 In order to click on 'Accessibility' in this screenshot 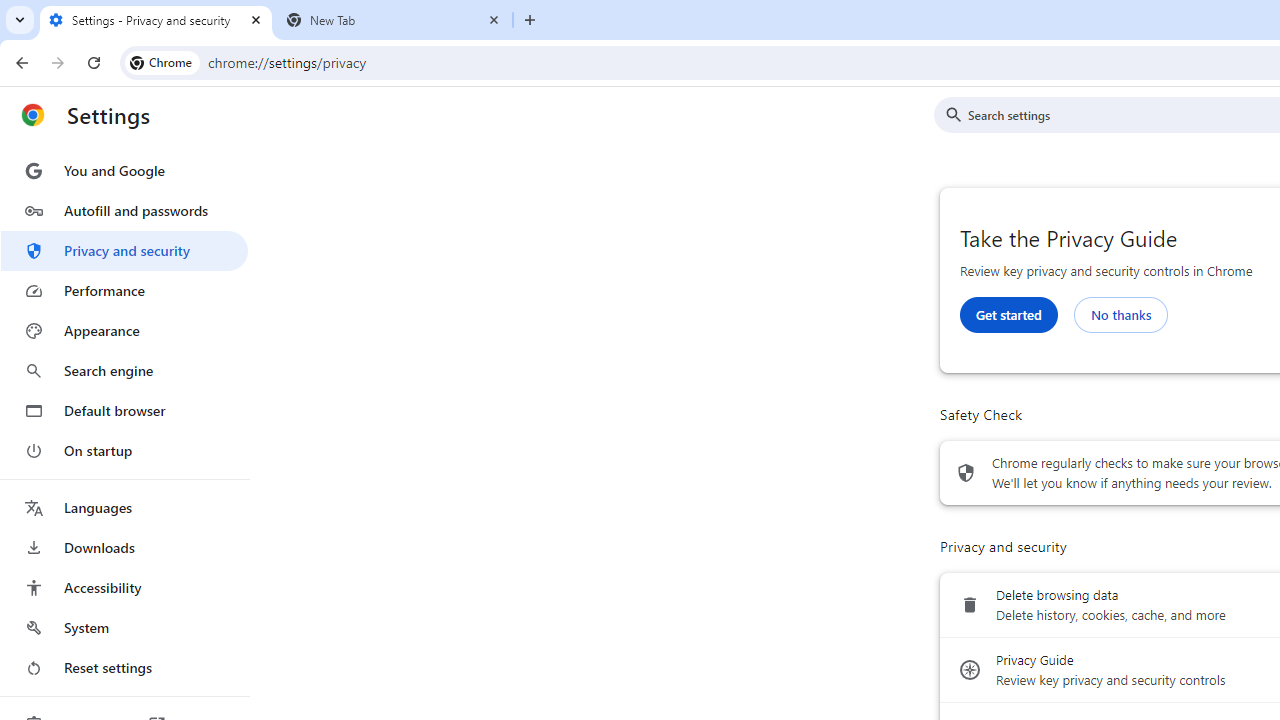, I will do `click(123, 586)`.